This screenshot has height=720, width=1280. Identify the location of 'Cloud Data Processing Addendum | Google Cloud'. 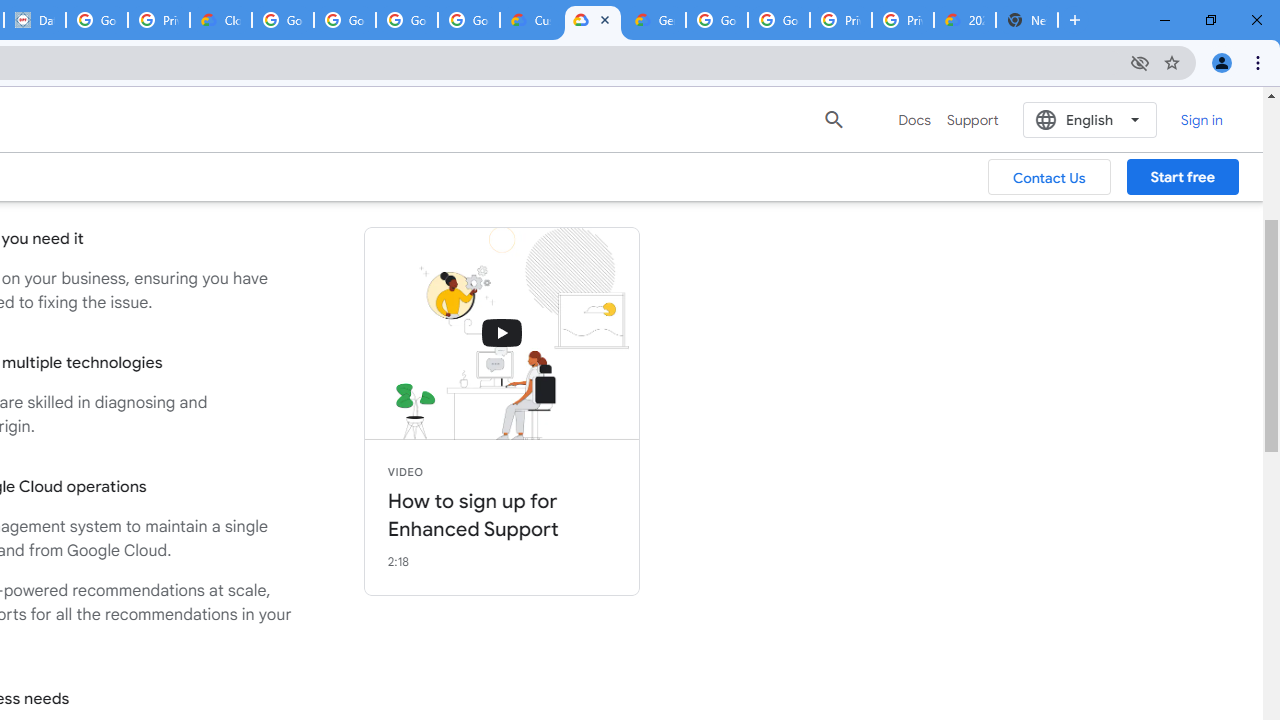
(220, 20).